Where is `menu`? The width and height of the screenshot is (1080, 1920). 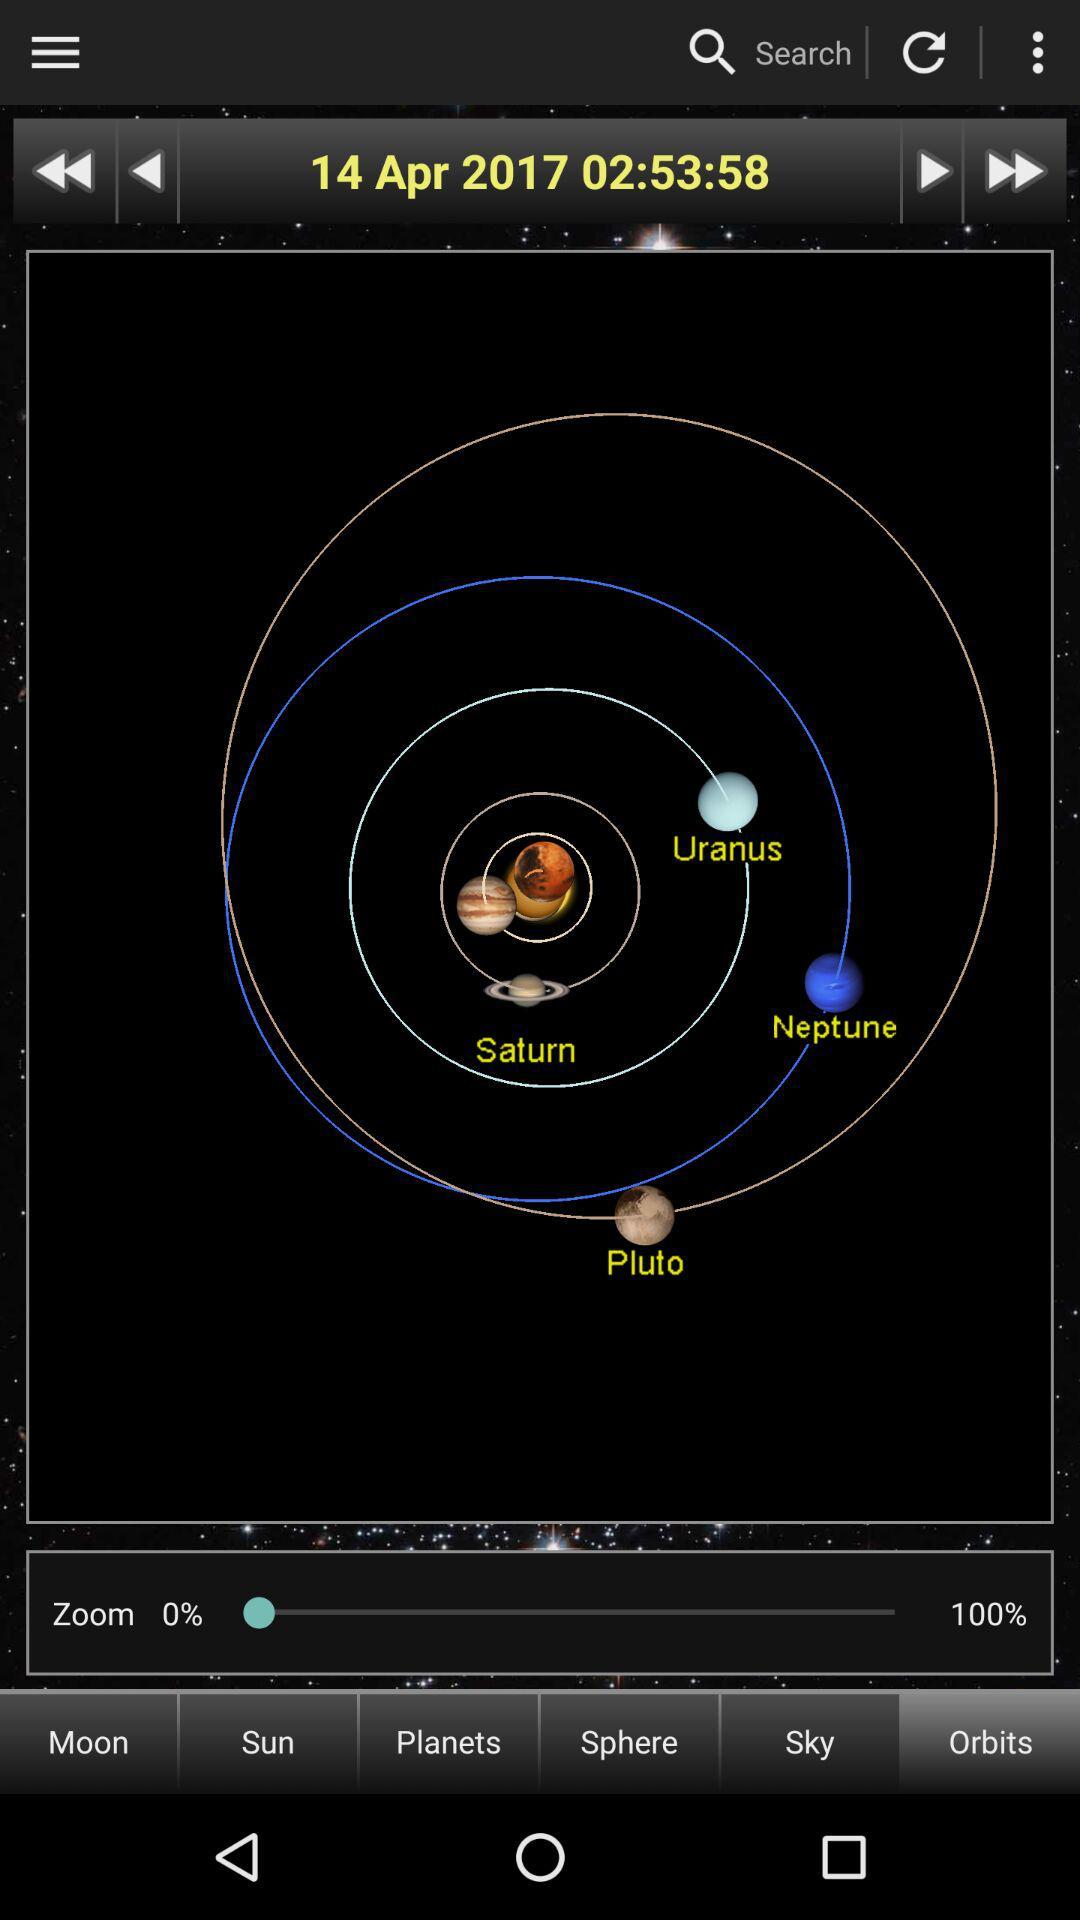
menu is located at coordinates (54, 52).